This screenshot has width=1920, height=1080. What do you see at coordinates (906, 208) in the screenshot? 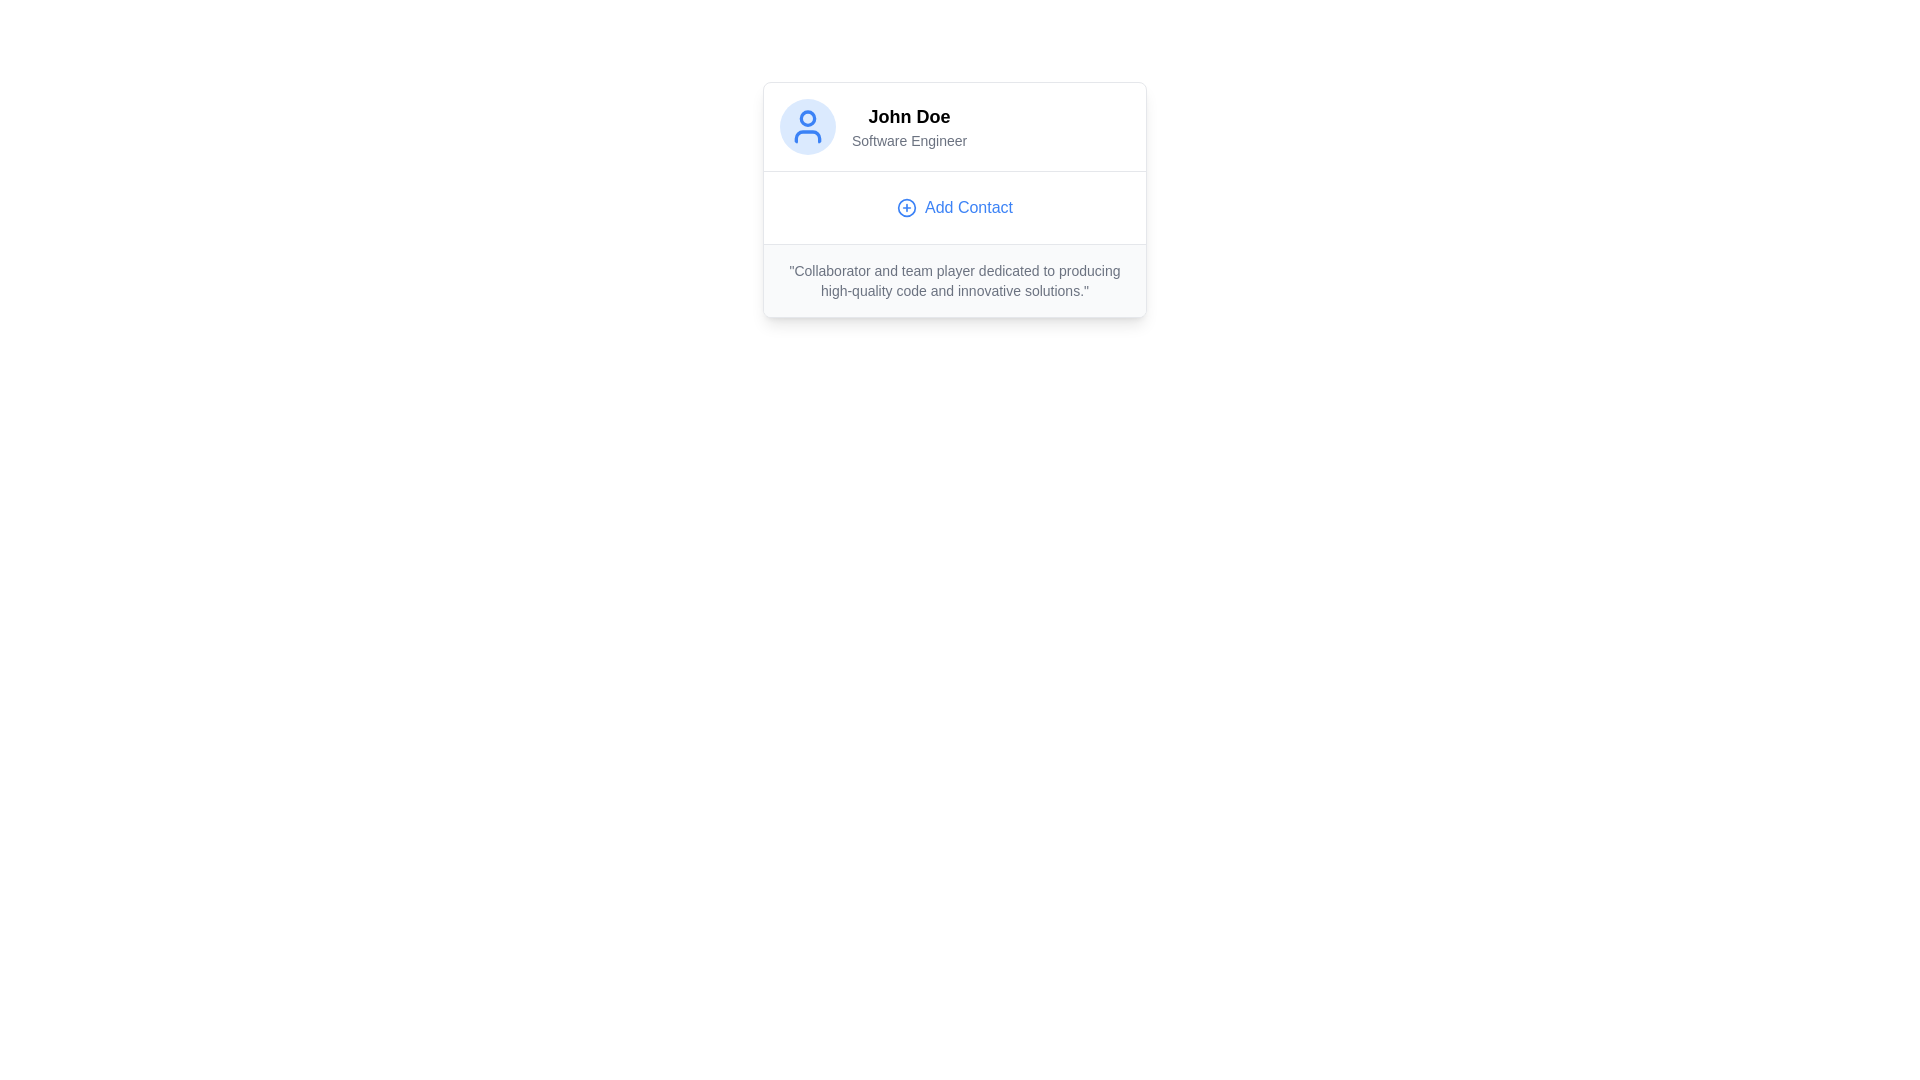
I see `the circular icon located to the left of the 'Add Contact' button, which serves as a visual emphasis for adding a new contact` at bounding box center [906, 208].